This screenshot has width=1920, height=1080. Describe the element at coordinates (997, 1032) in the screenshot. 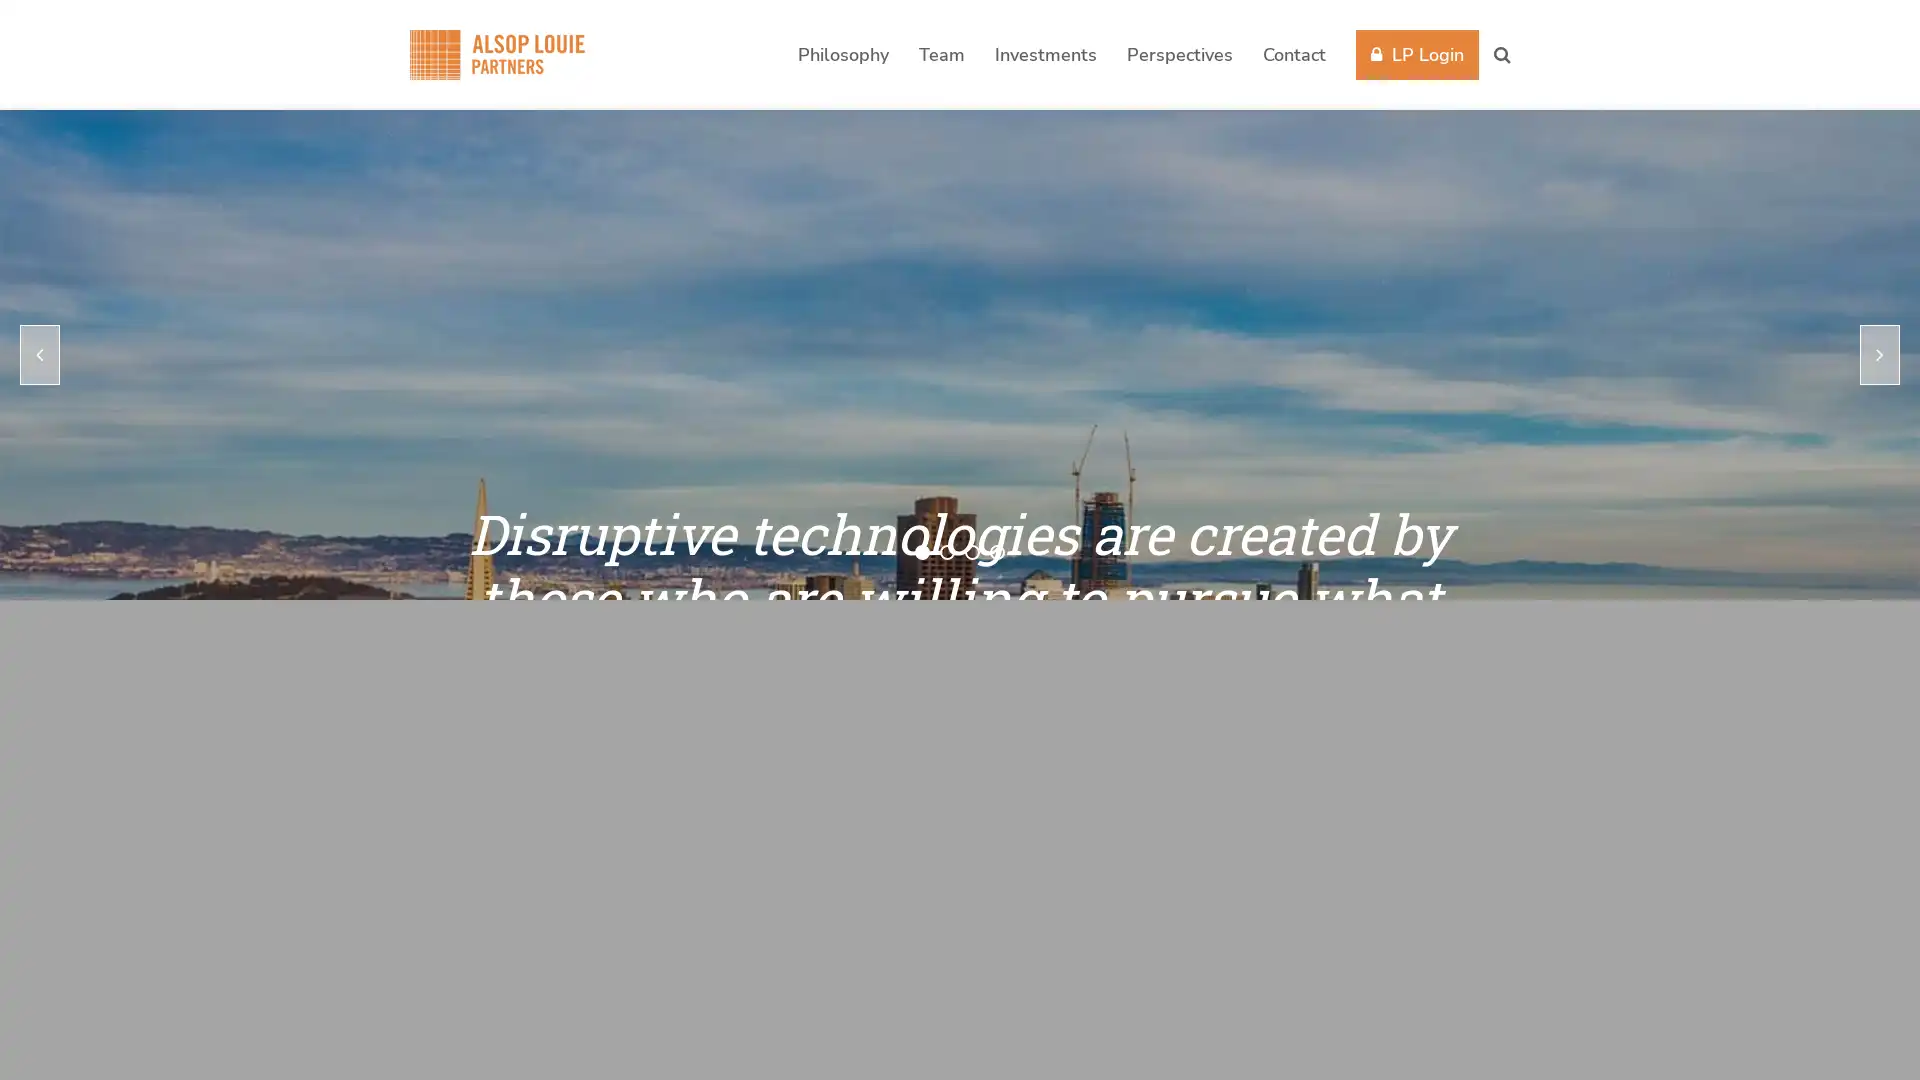

I see `go to slide 4` at that location.